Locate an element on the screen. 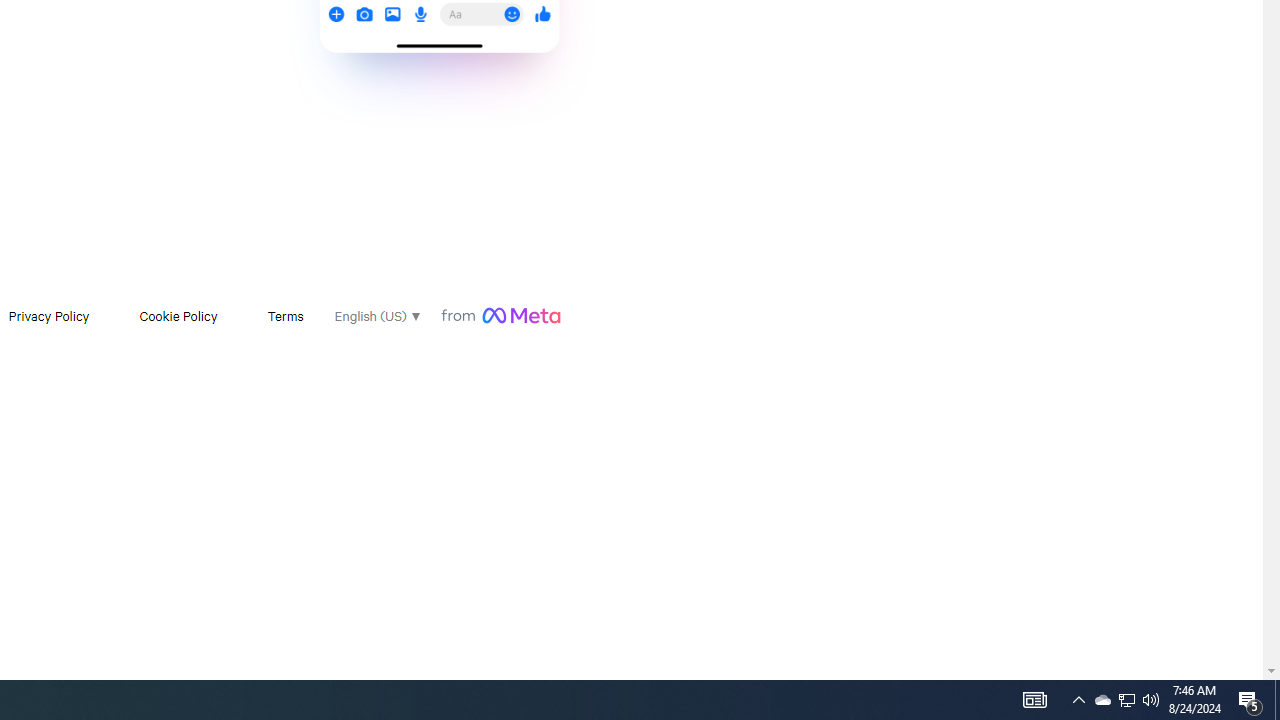 The height and width of the screenshot is (720, 1280). 'From Meta Logo' is located at coordinates (500, 315).